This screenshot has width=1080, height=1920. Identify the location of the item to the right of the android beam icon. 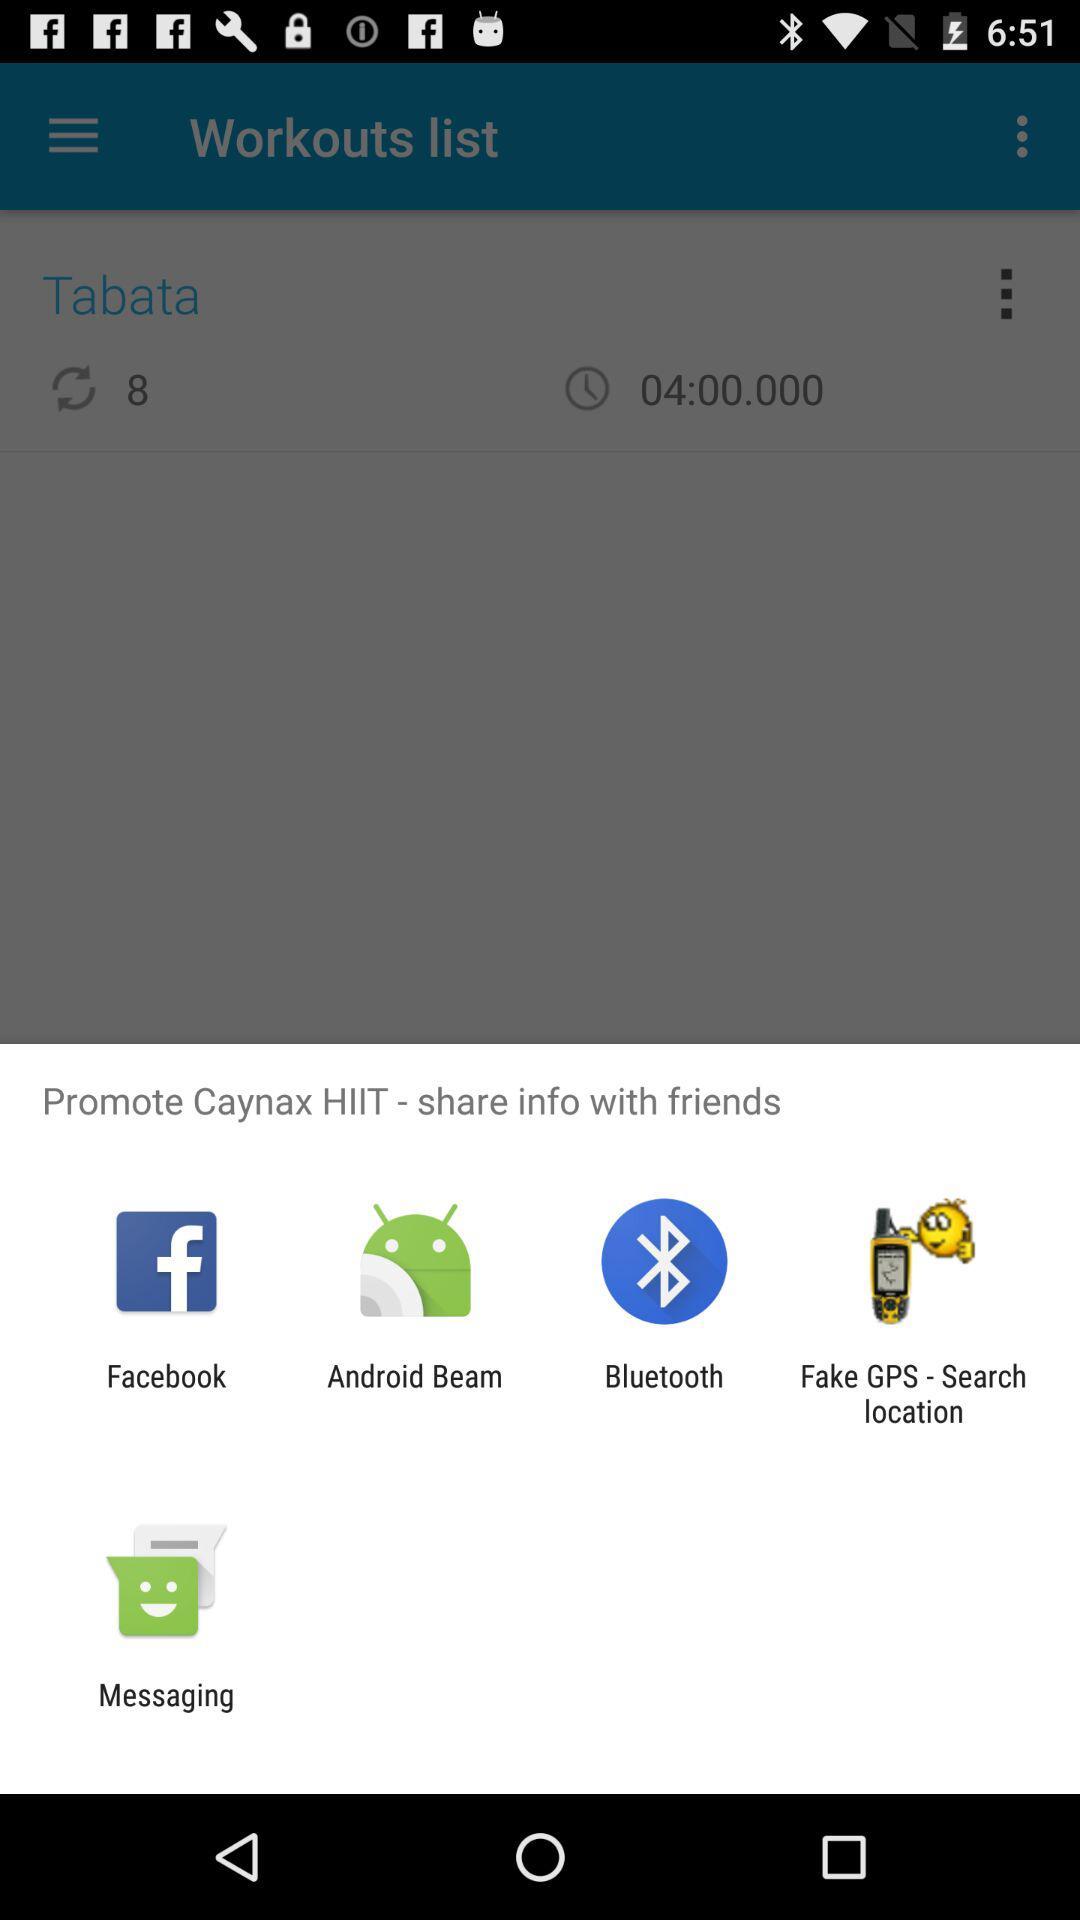
(664, 1392).